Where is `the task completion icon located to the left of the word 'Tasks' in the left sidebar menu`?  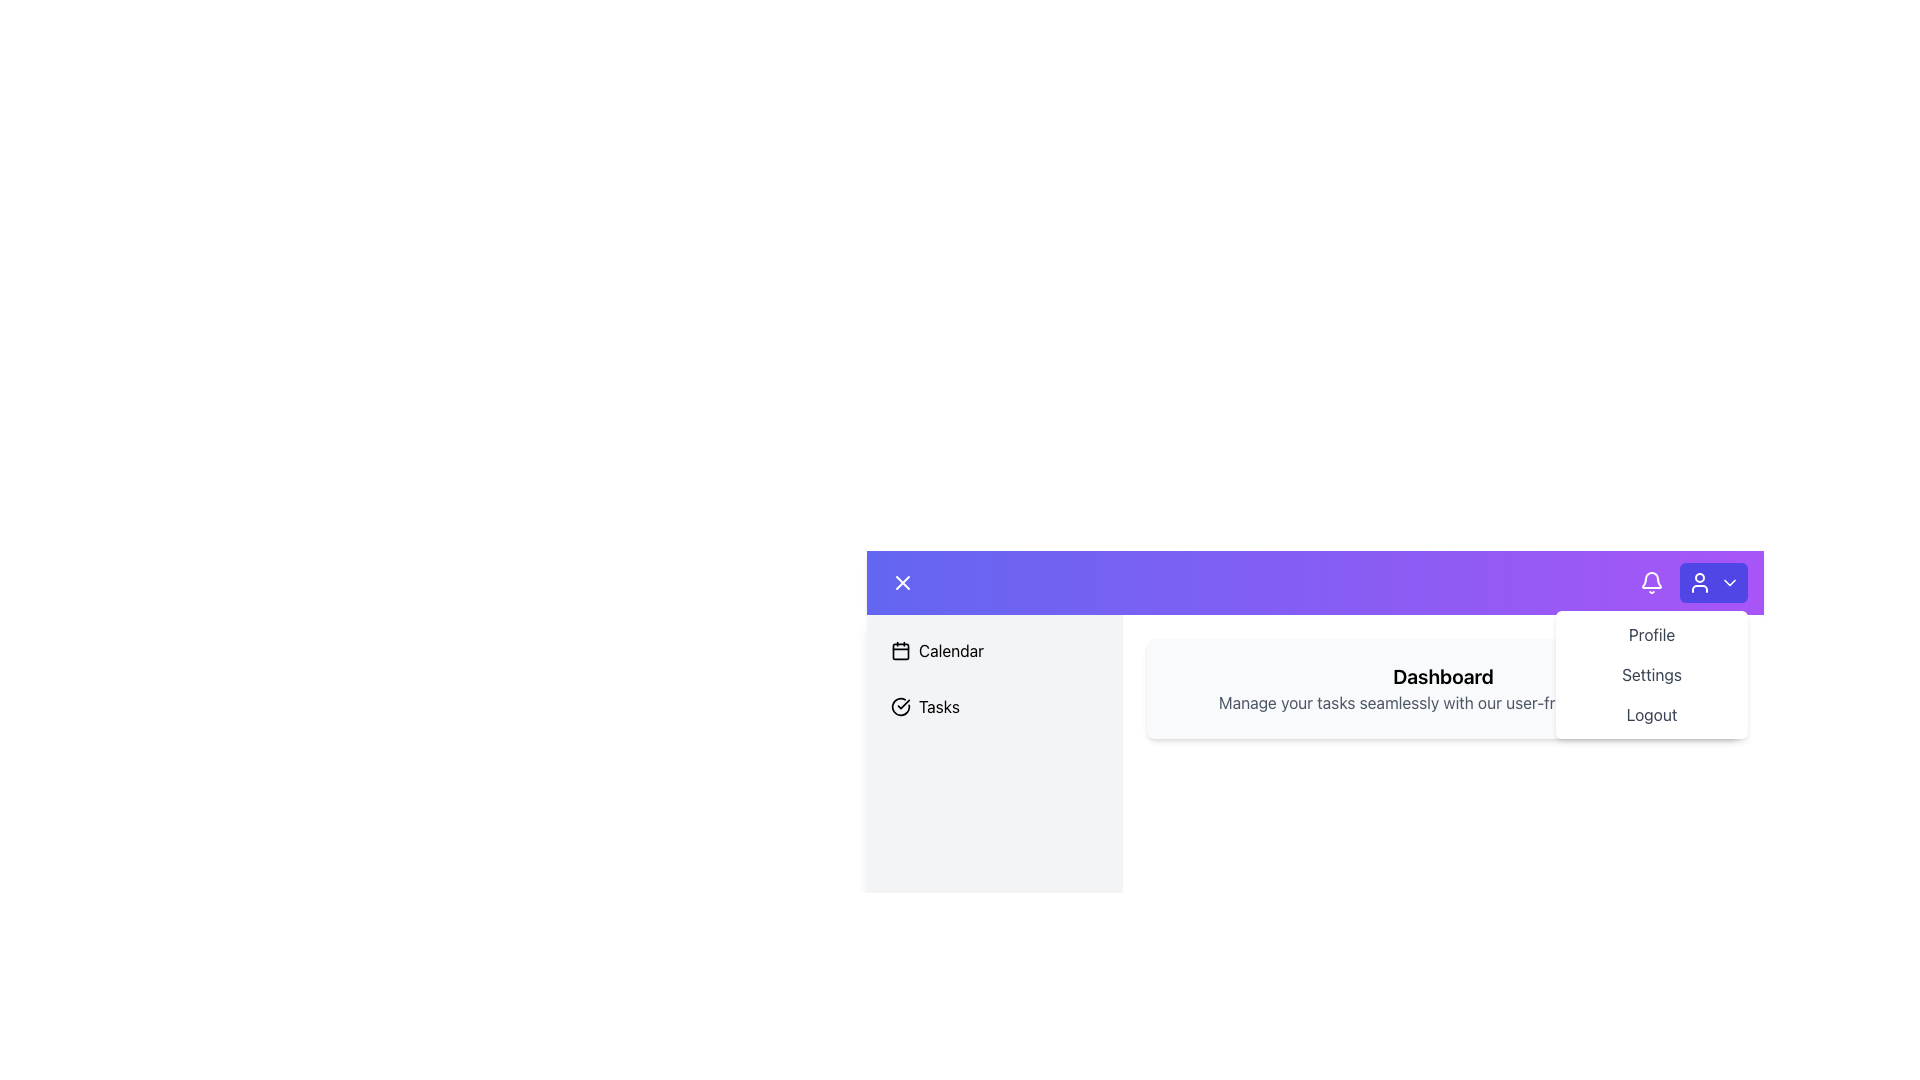 the task completion icon located to the left of the word 'Tasks' in the left sidebar menu is located at coordinates (900, 705).